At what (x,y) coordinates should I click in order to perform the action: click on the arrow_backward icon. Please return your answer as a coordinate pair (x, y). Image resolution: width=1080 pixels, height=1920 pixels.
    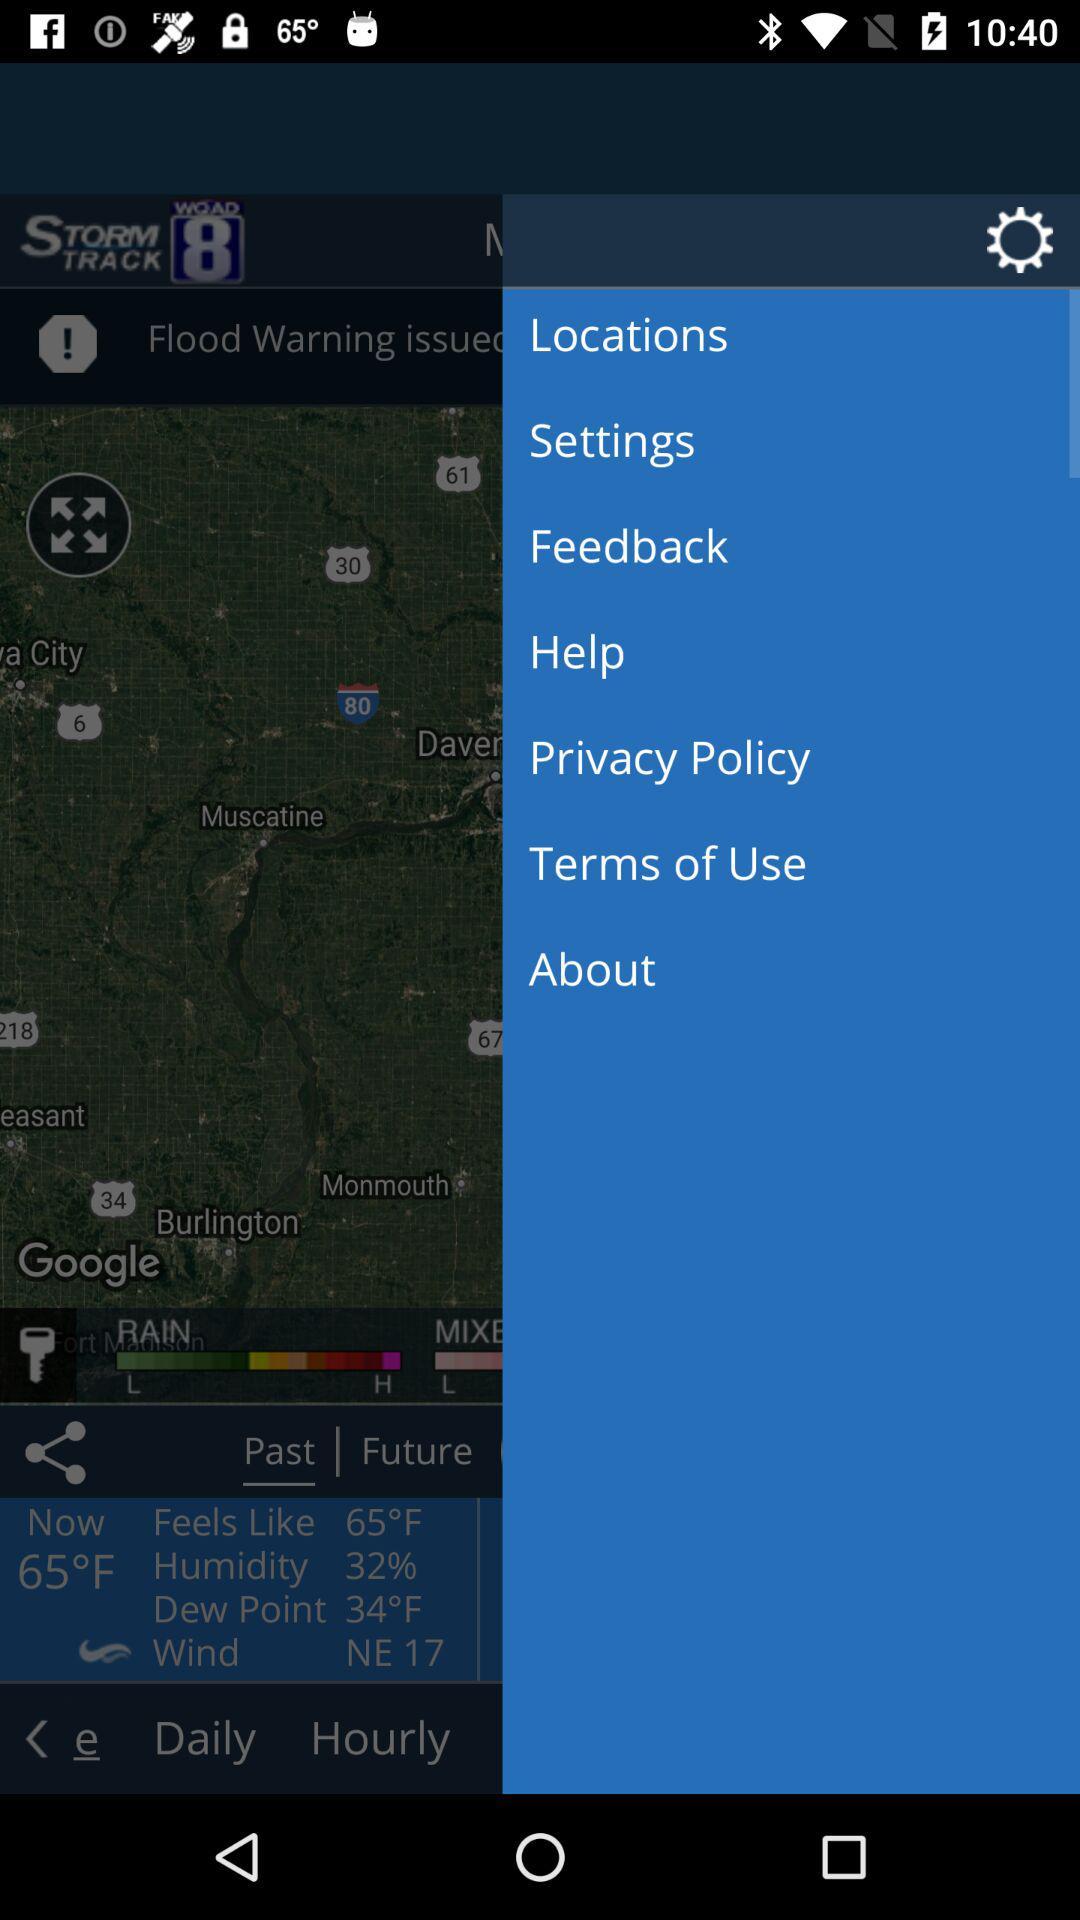
    Looking at the image, I should click on (36, 1737).